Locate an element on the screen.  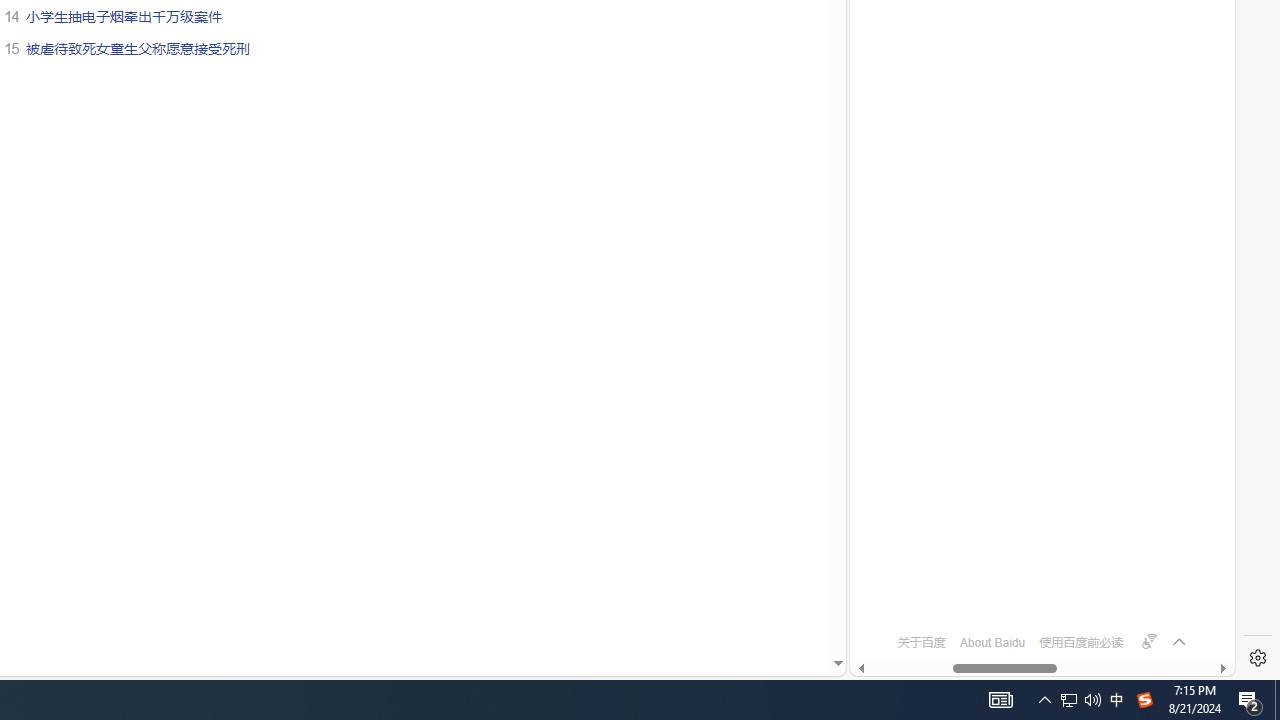
'About Baidu' is located at coordinates (992, 642).